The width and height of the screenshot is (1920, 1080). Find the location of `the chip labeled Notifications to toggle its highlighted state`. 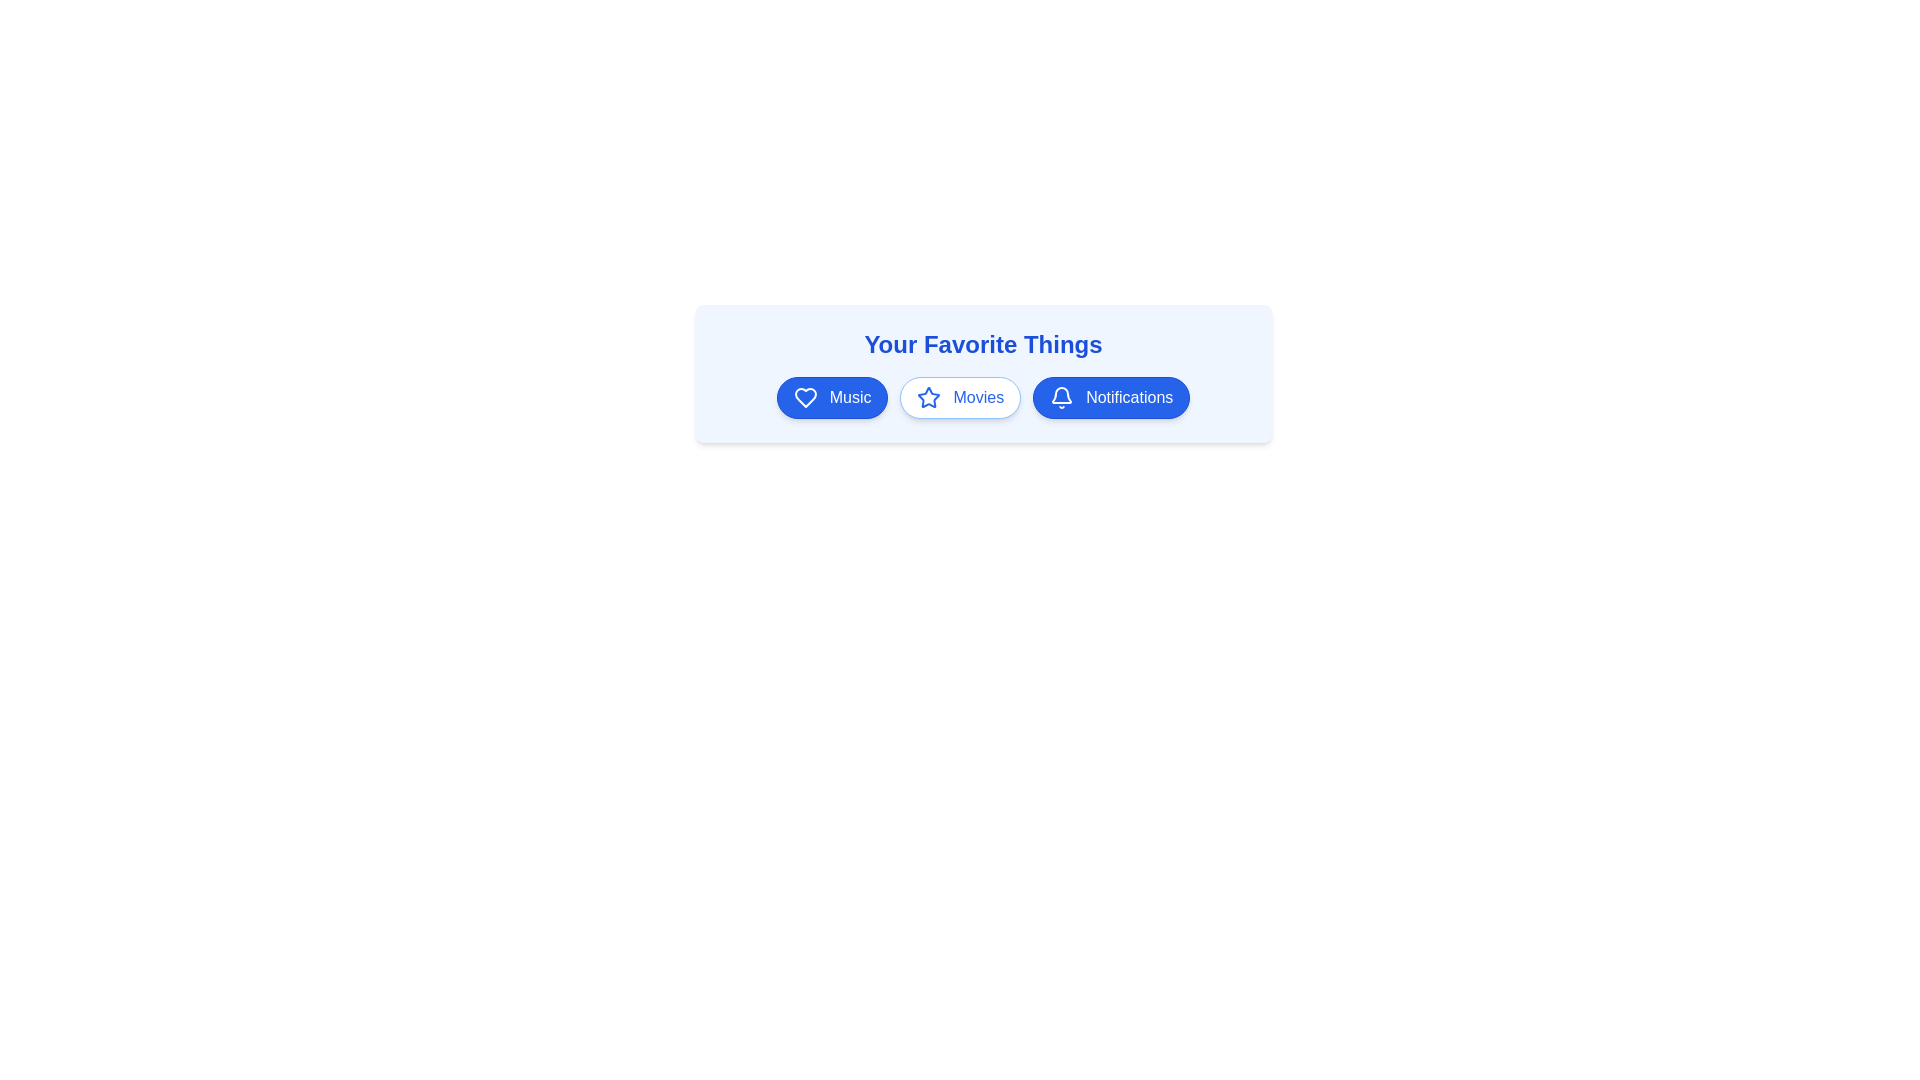

the chip labeled Notifications to toggle its highlighted state is located at coordinates (1110, 397).